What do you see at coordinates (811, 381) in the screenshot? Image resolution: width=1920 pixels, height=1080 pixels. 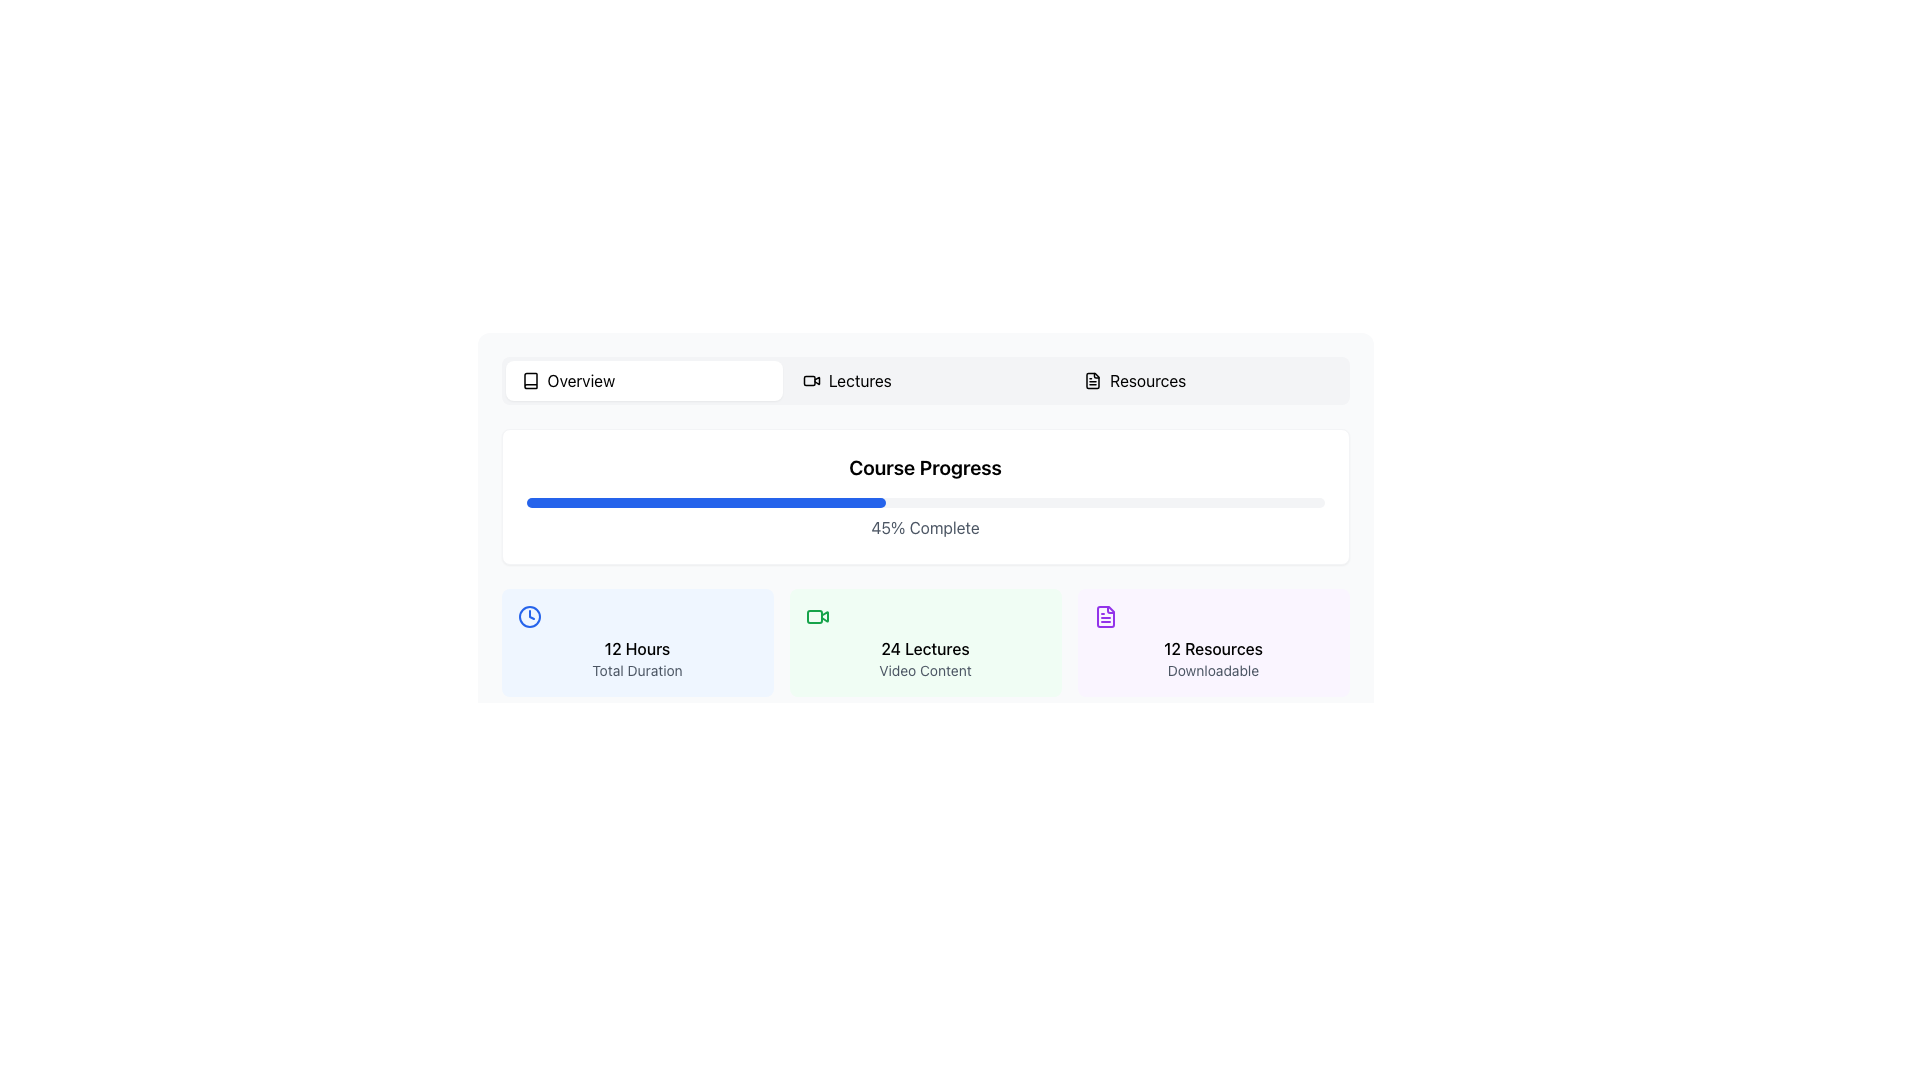 I see `the video-related content icon located to the far left of the 'Lectures' button in the upper portion of the interface` at bounding box center [811, 381].